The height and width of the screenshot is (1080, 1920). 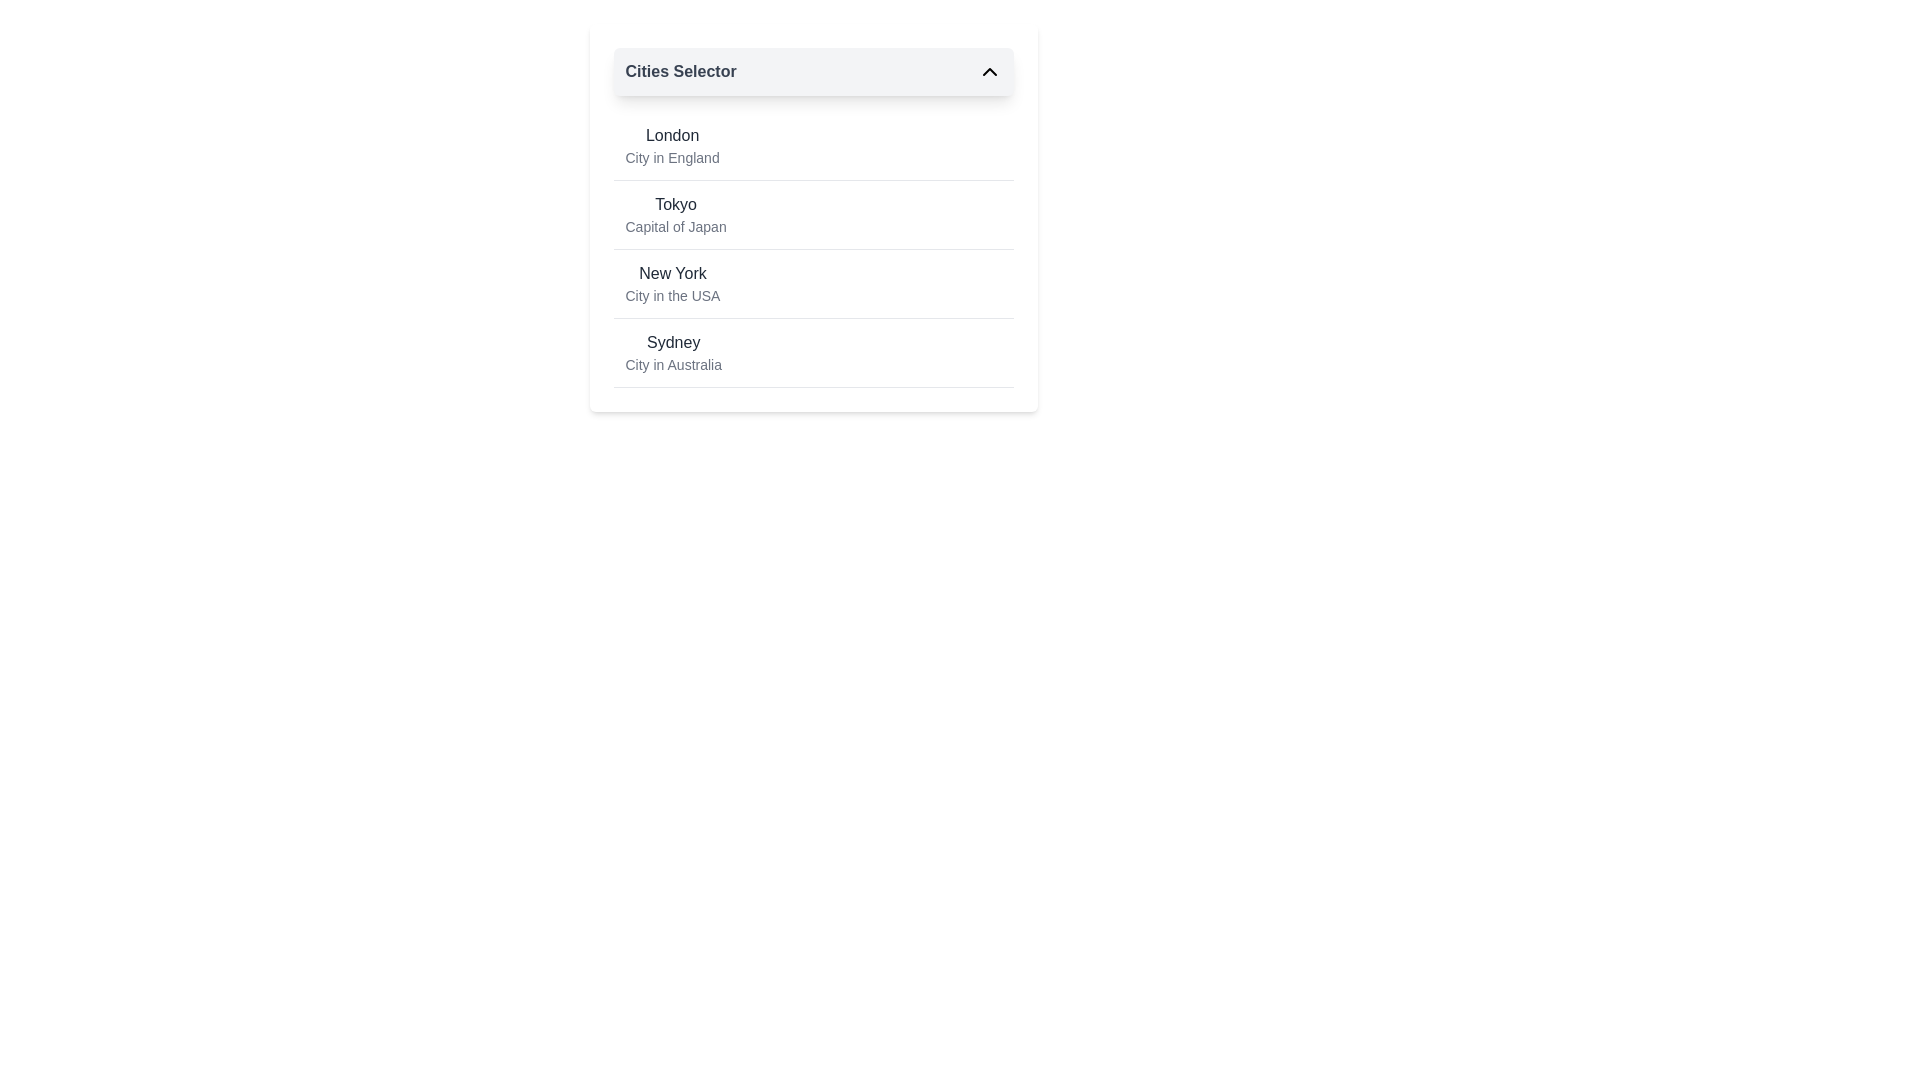 I want to click on the fourth entry in the dropdown menu that displays 'Sydney' as the chosen city, which is represented by a bold first line and a lighter second line reading 'City in Australia.', so click(x=673, y=352).